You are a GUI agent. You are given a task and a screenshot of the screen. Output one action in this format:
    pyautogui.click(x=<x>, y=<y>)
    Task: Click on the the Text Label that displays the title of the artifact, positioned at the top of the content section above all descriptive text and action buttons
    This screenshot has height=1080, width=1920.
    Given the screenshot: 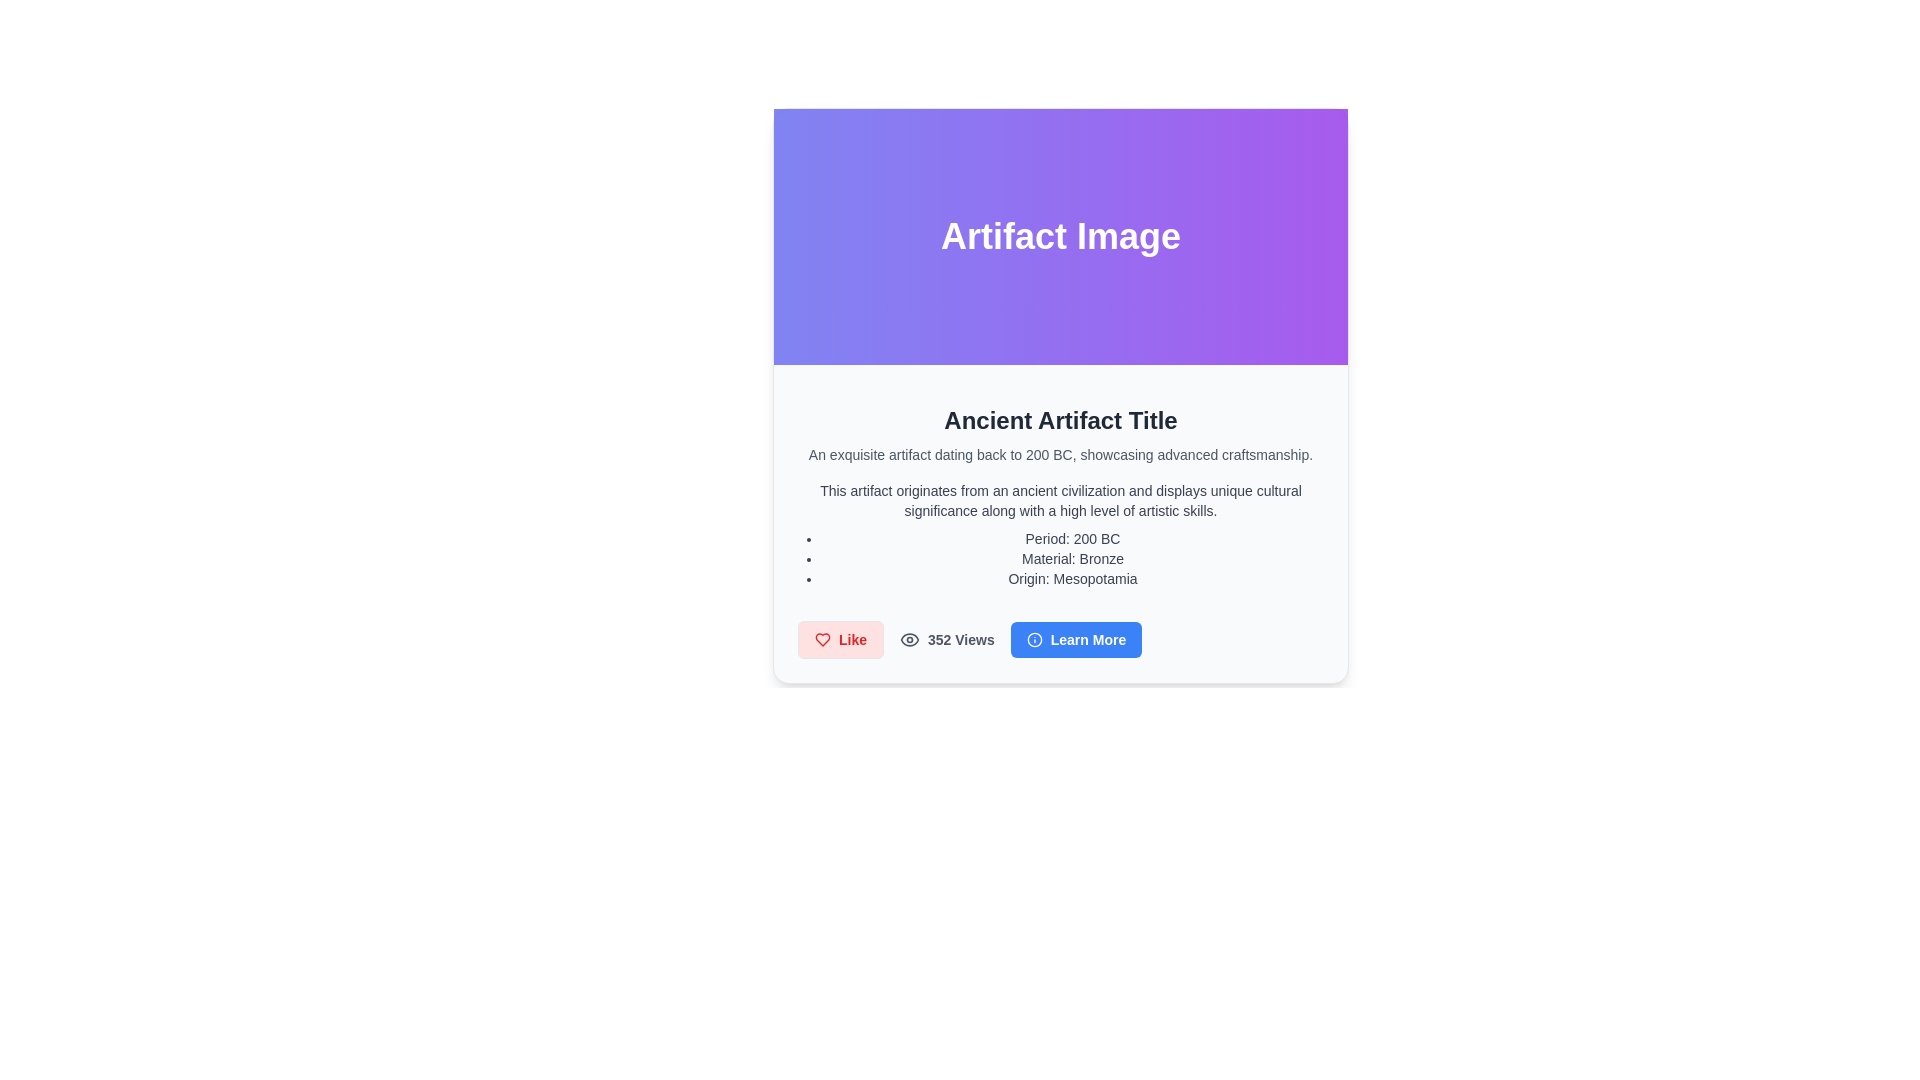 What is the action you would take?
    pyautogui.click(x=1059, y=419)
    